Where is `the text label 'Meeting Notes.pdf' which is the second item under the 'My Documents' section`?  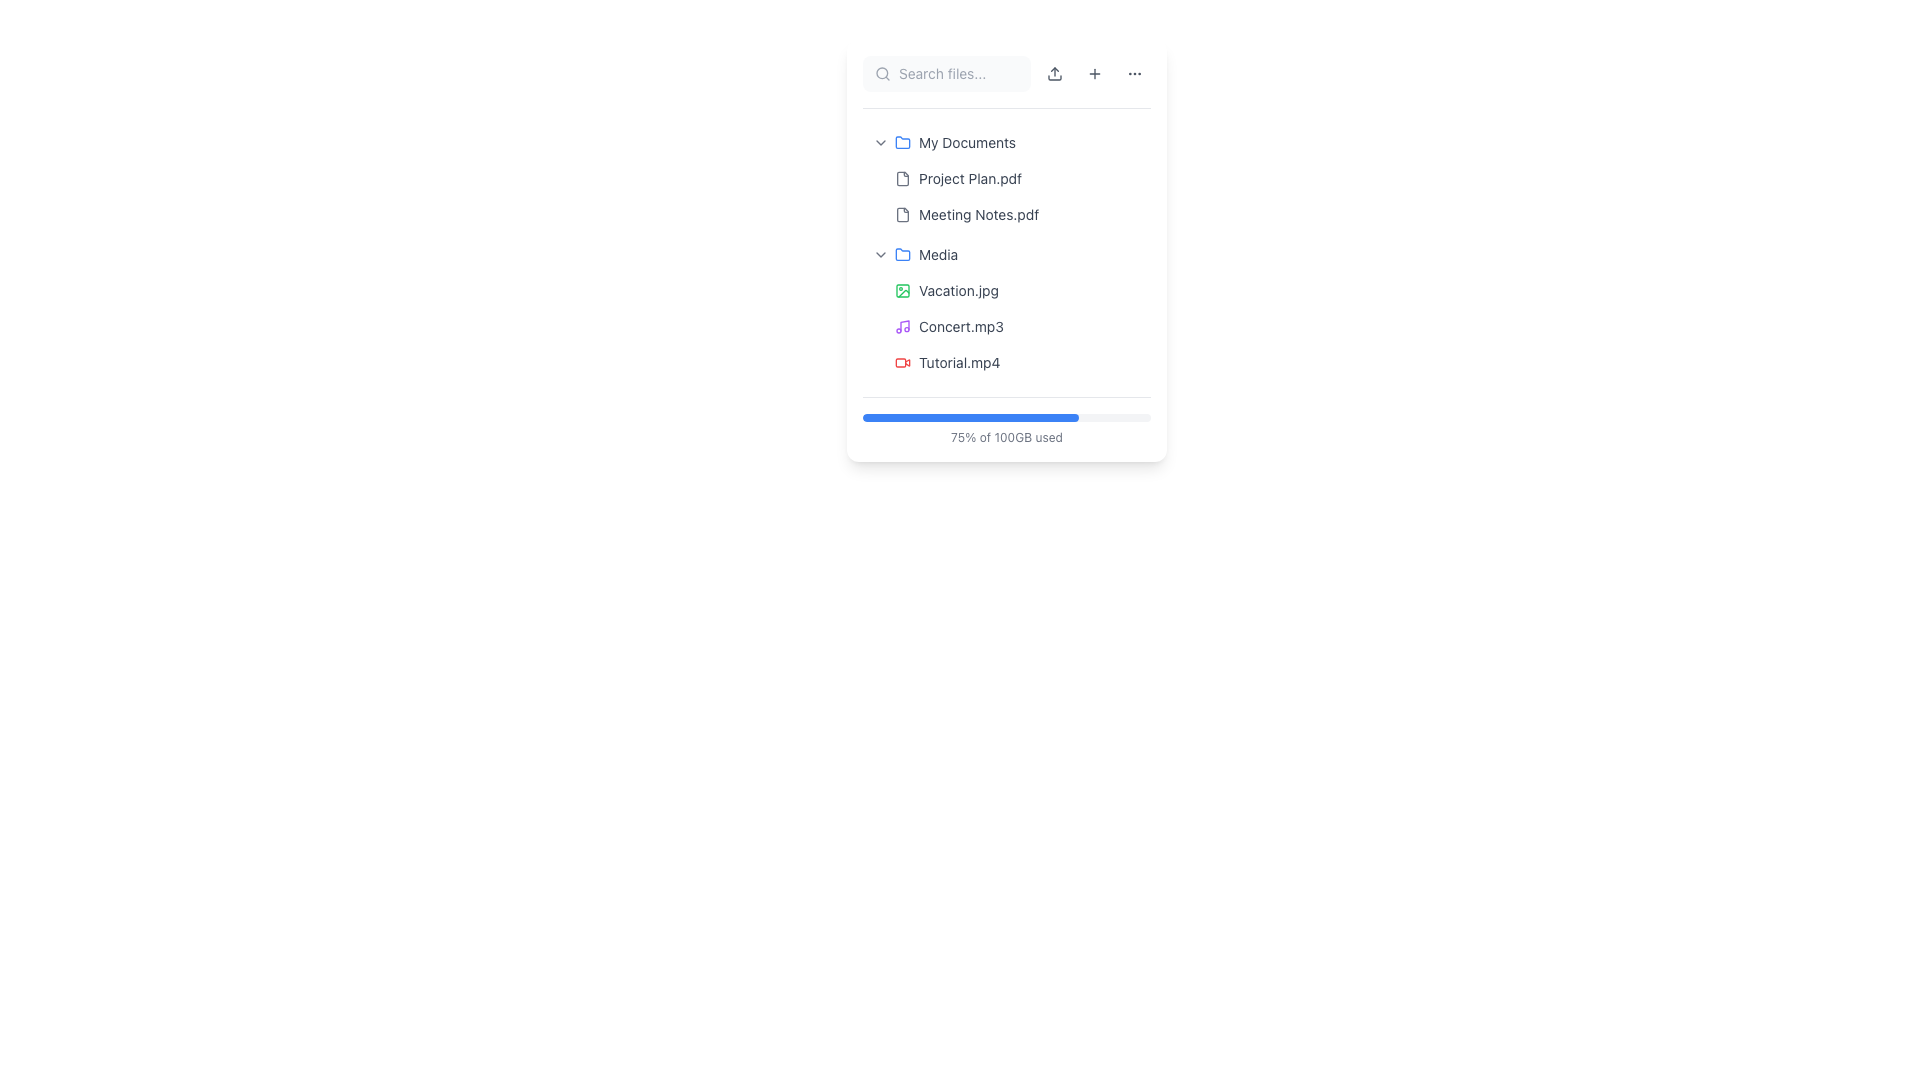
the text label 'Meeting Notes.pdf' which is the second item under the 'My Documents' section is located at coordinates (979, 215).